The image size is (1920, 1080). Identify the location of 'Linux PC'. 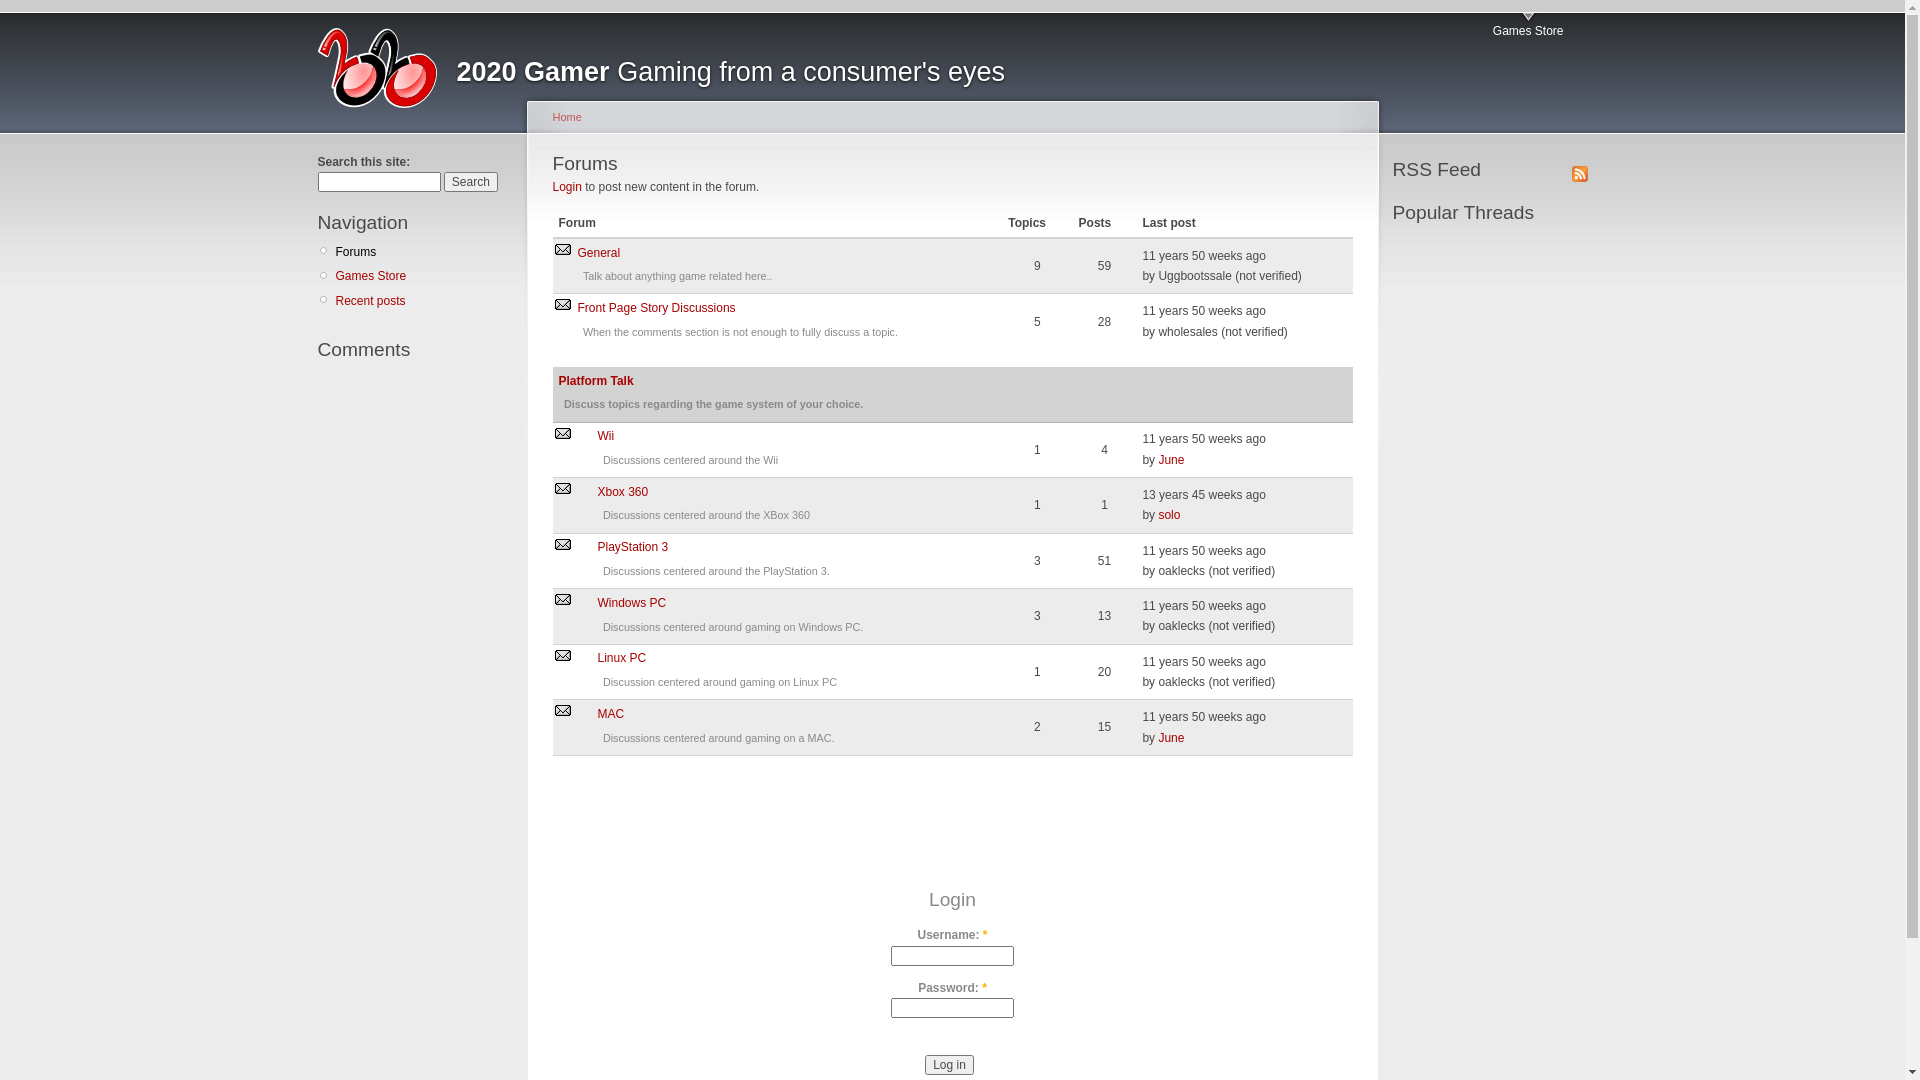
(597, 658).